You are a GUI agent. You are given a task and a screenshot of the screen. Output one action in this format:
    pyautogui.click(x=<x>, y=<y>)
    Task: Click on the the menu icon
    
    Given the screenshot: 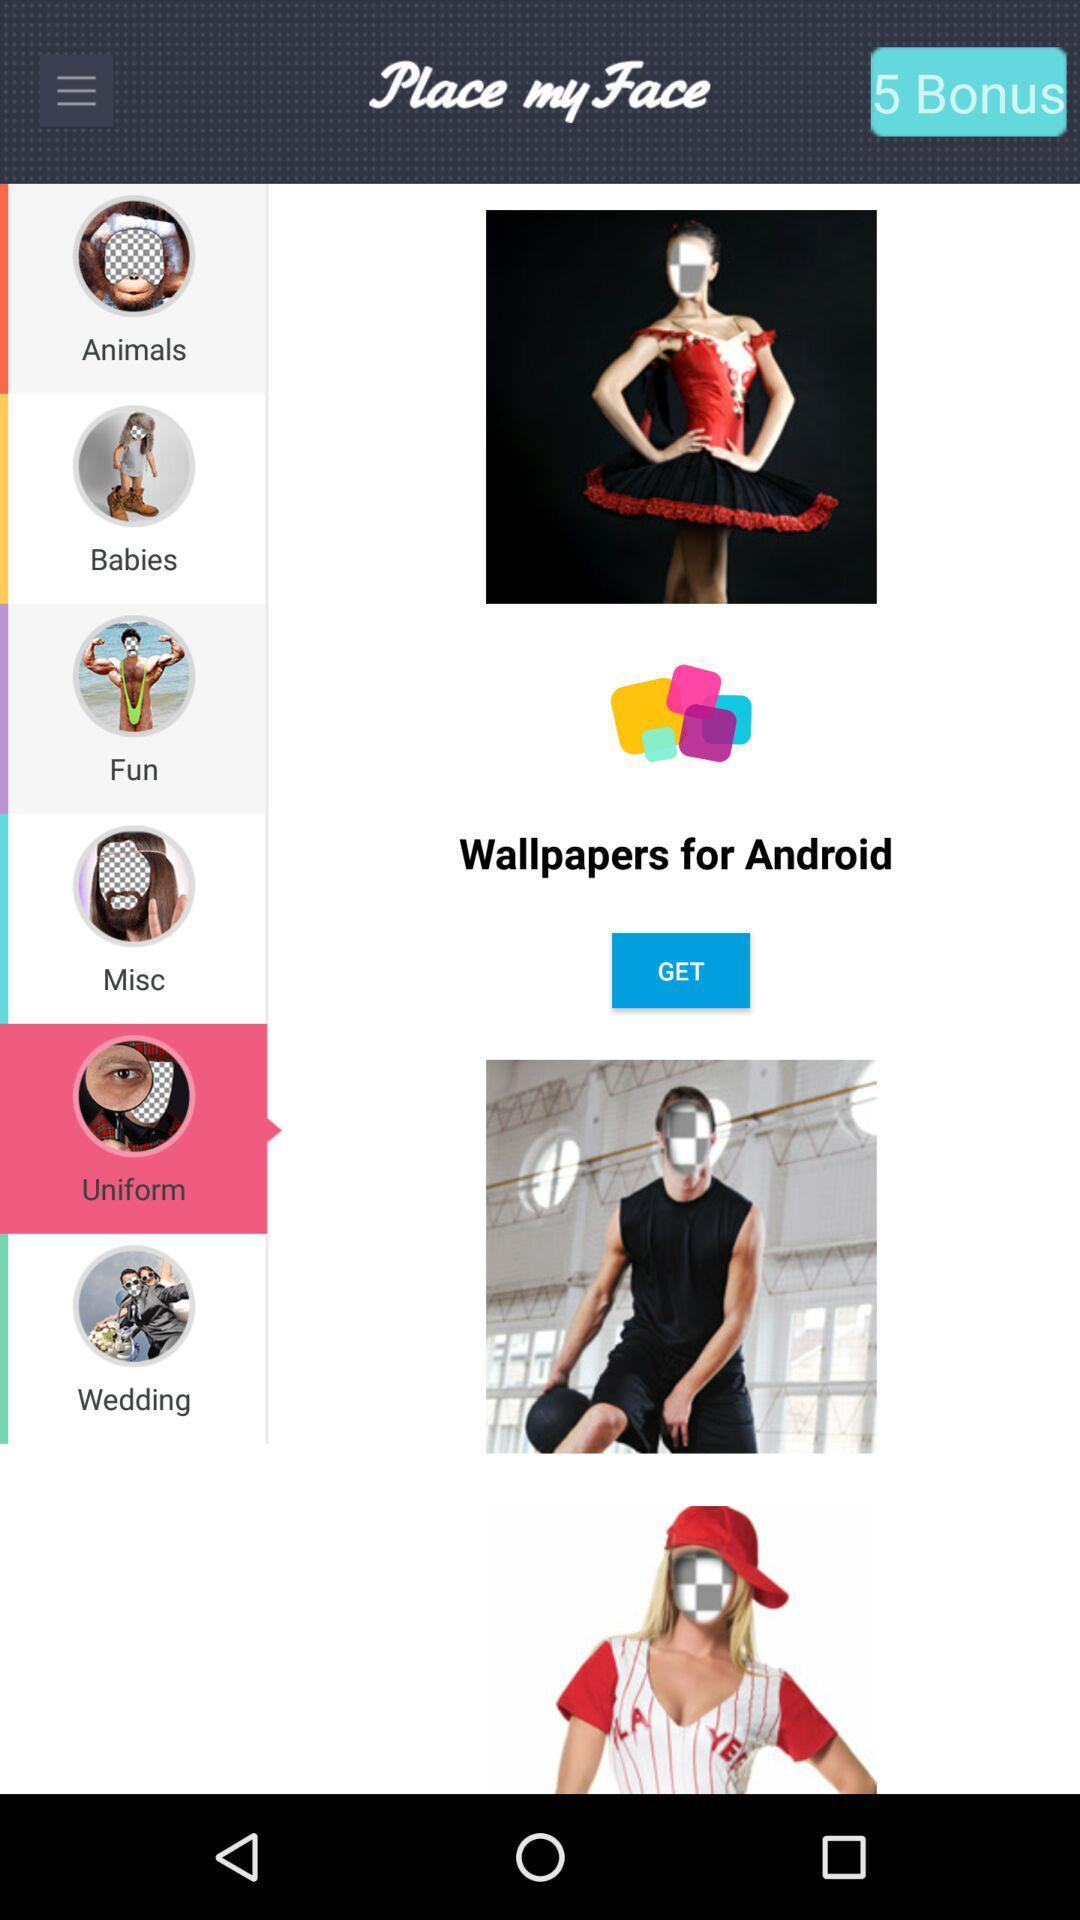 What is the action you would take?
    pyautogui.click(x=75, y=90)
    